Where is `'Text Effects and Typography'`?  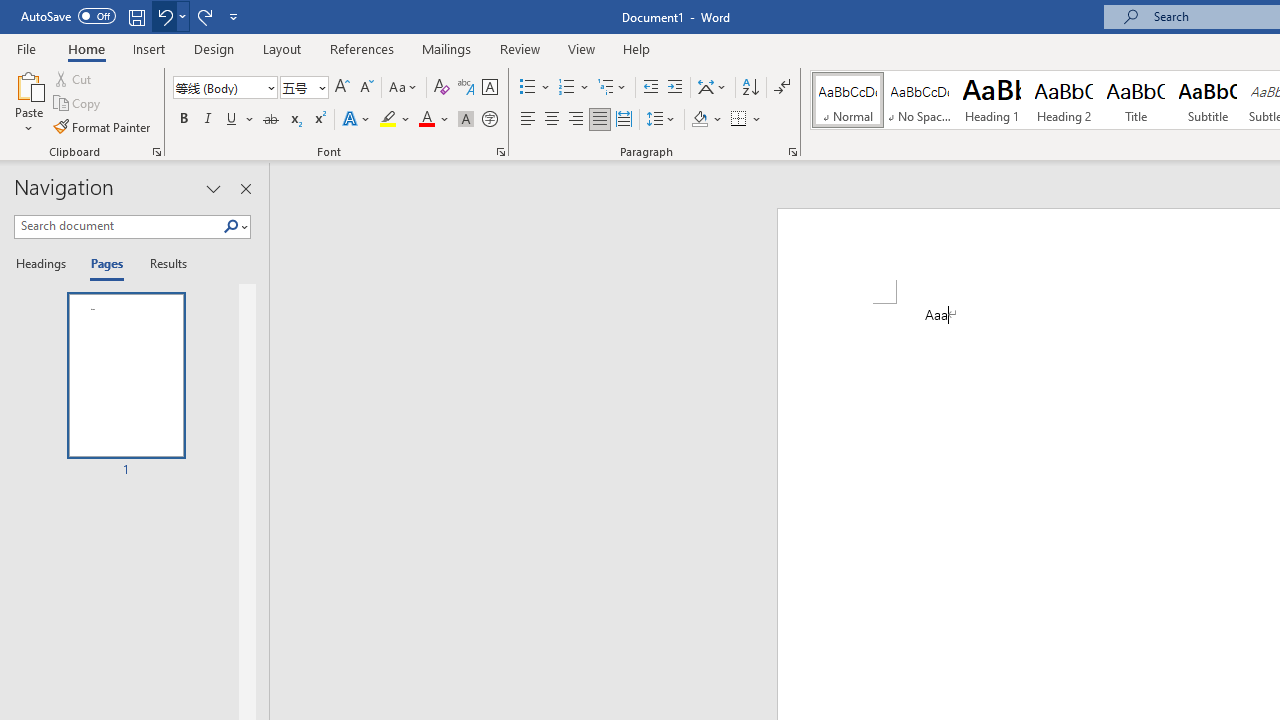
'Text Effects and Typography' is located at coordinates (357, 119).